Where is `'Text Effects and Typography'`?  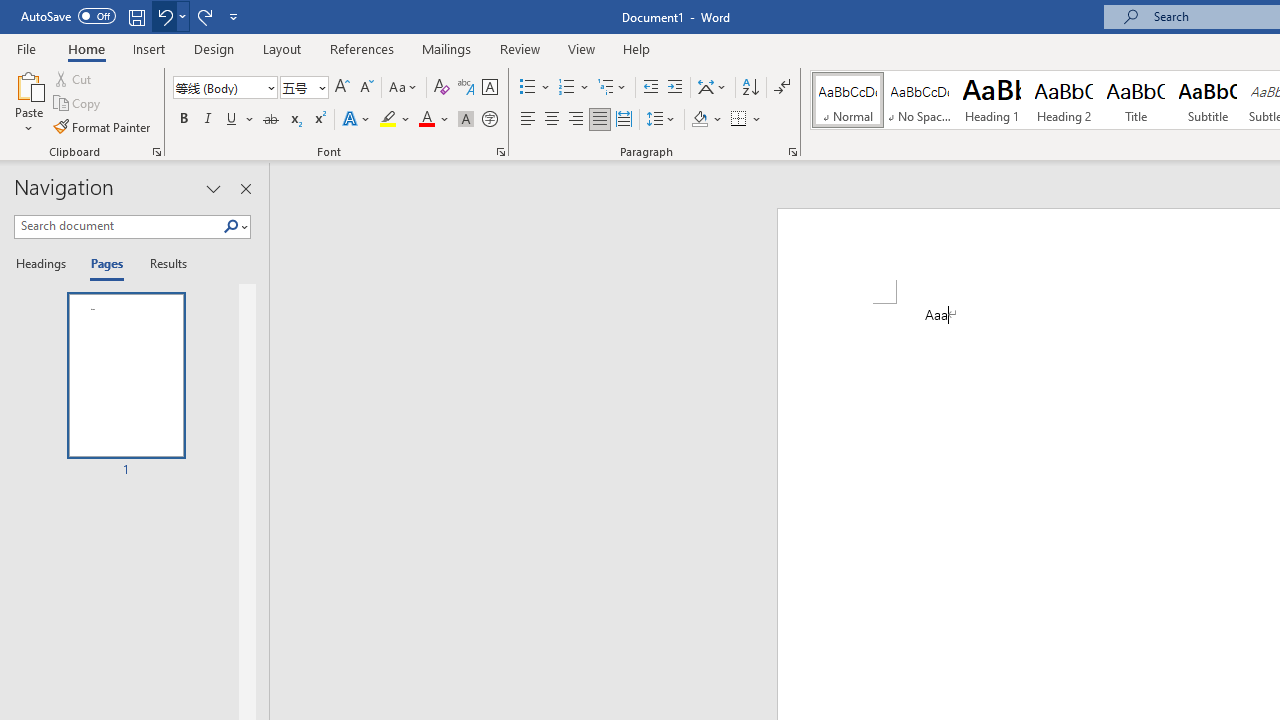
'Text Effects and Typography' is located at coordinates (357, 119).